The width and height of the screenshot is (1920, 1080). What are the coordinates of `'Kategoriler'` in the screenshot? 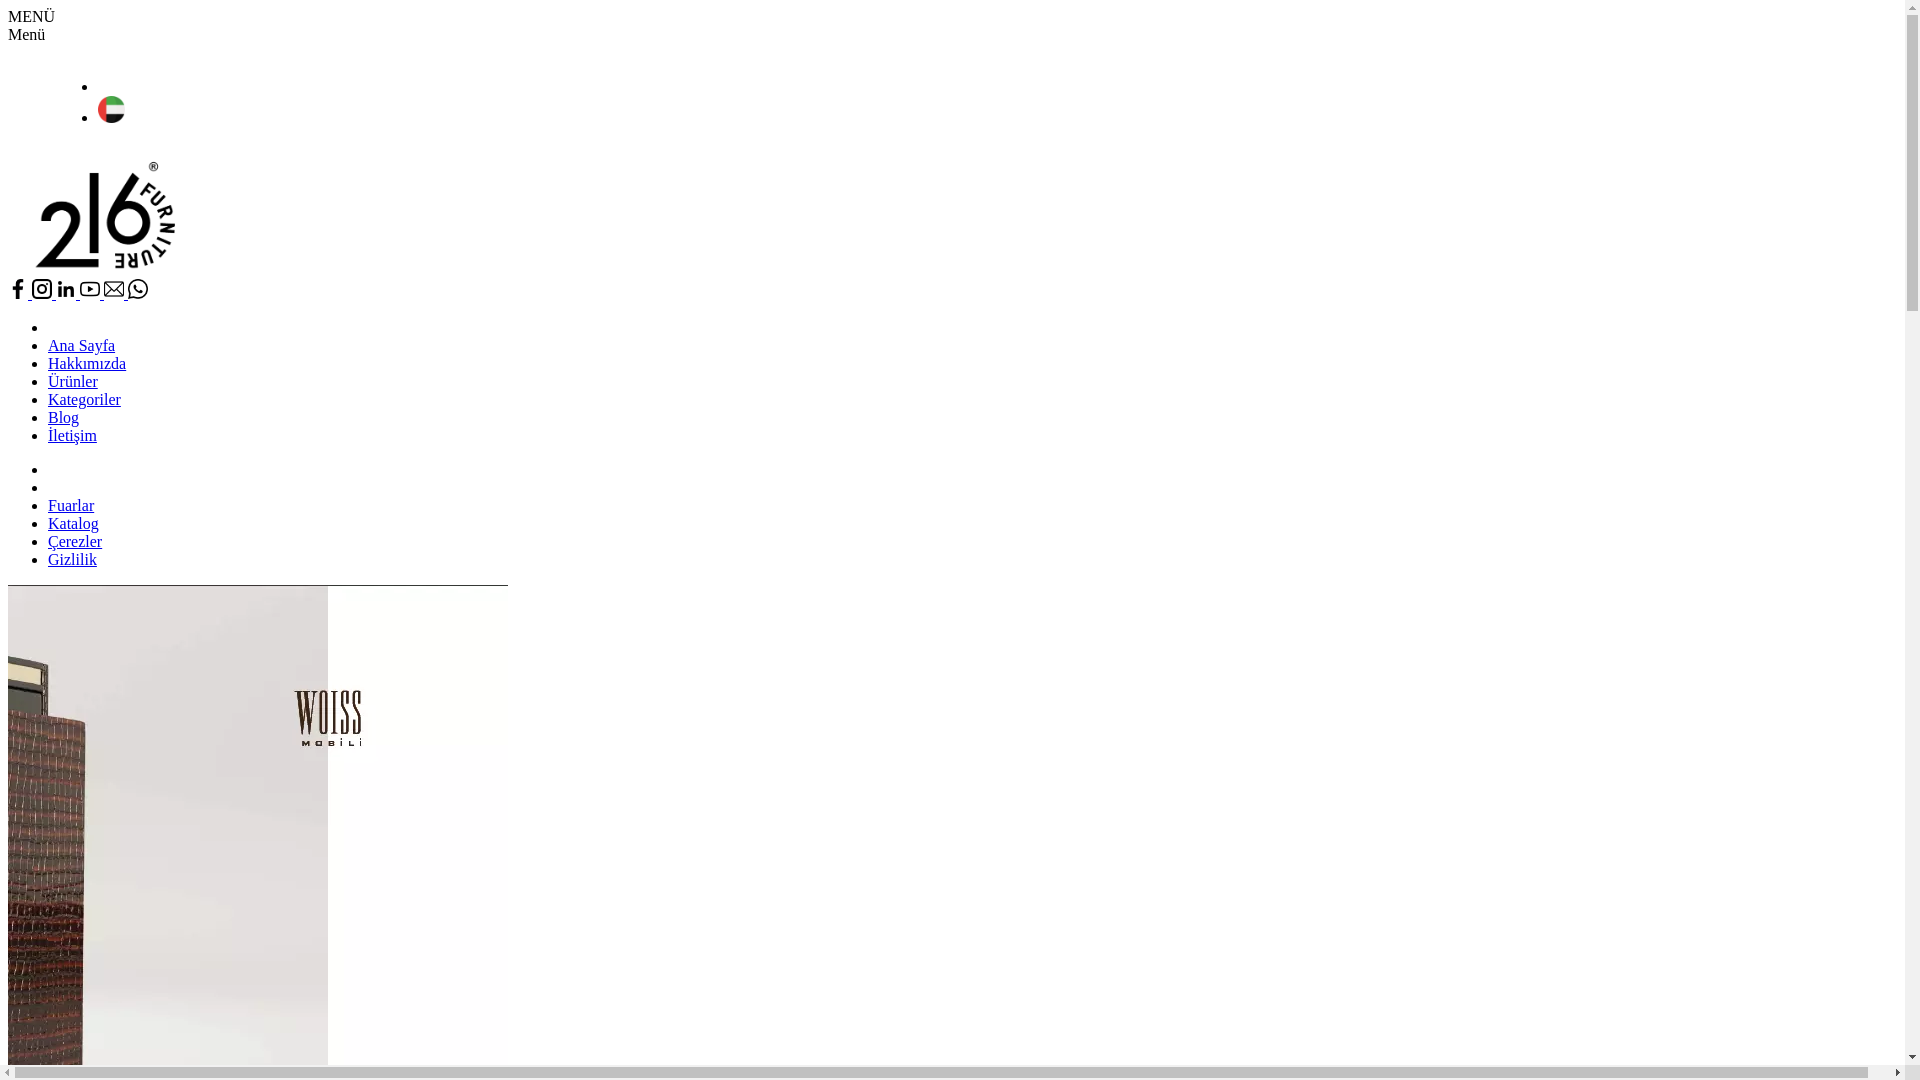 It's located at (83, 399).